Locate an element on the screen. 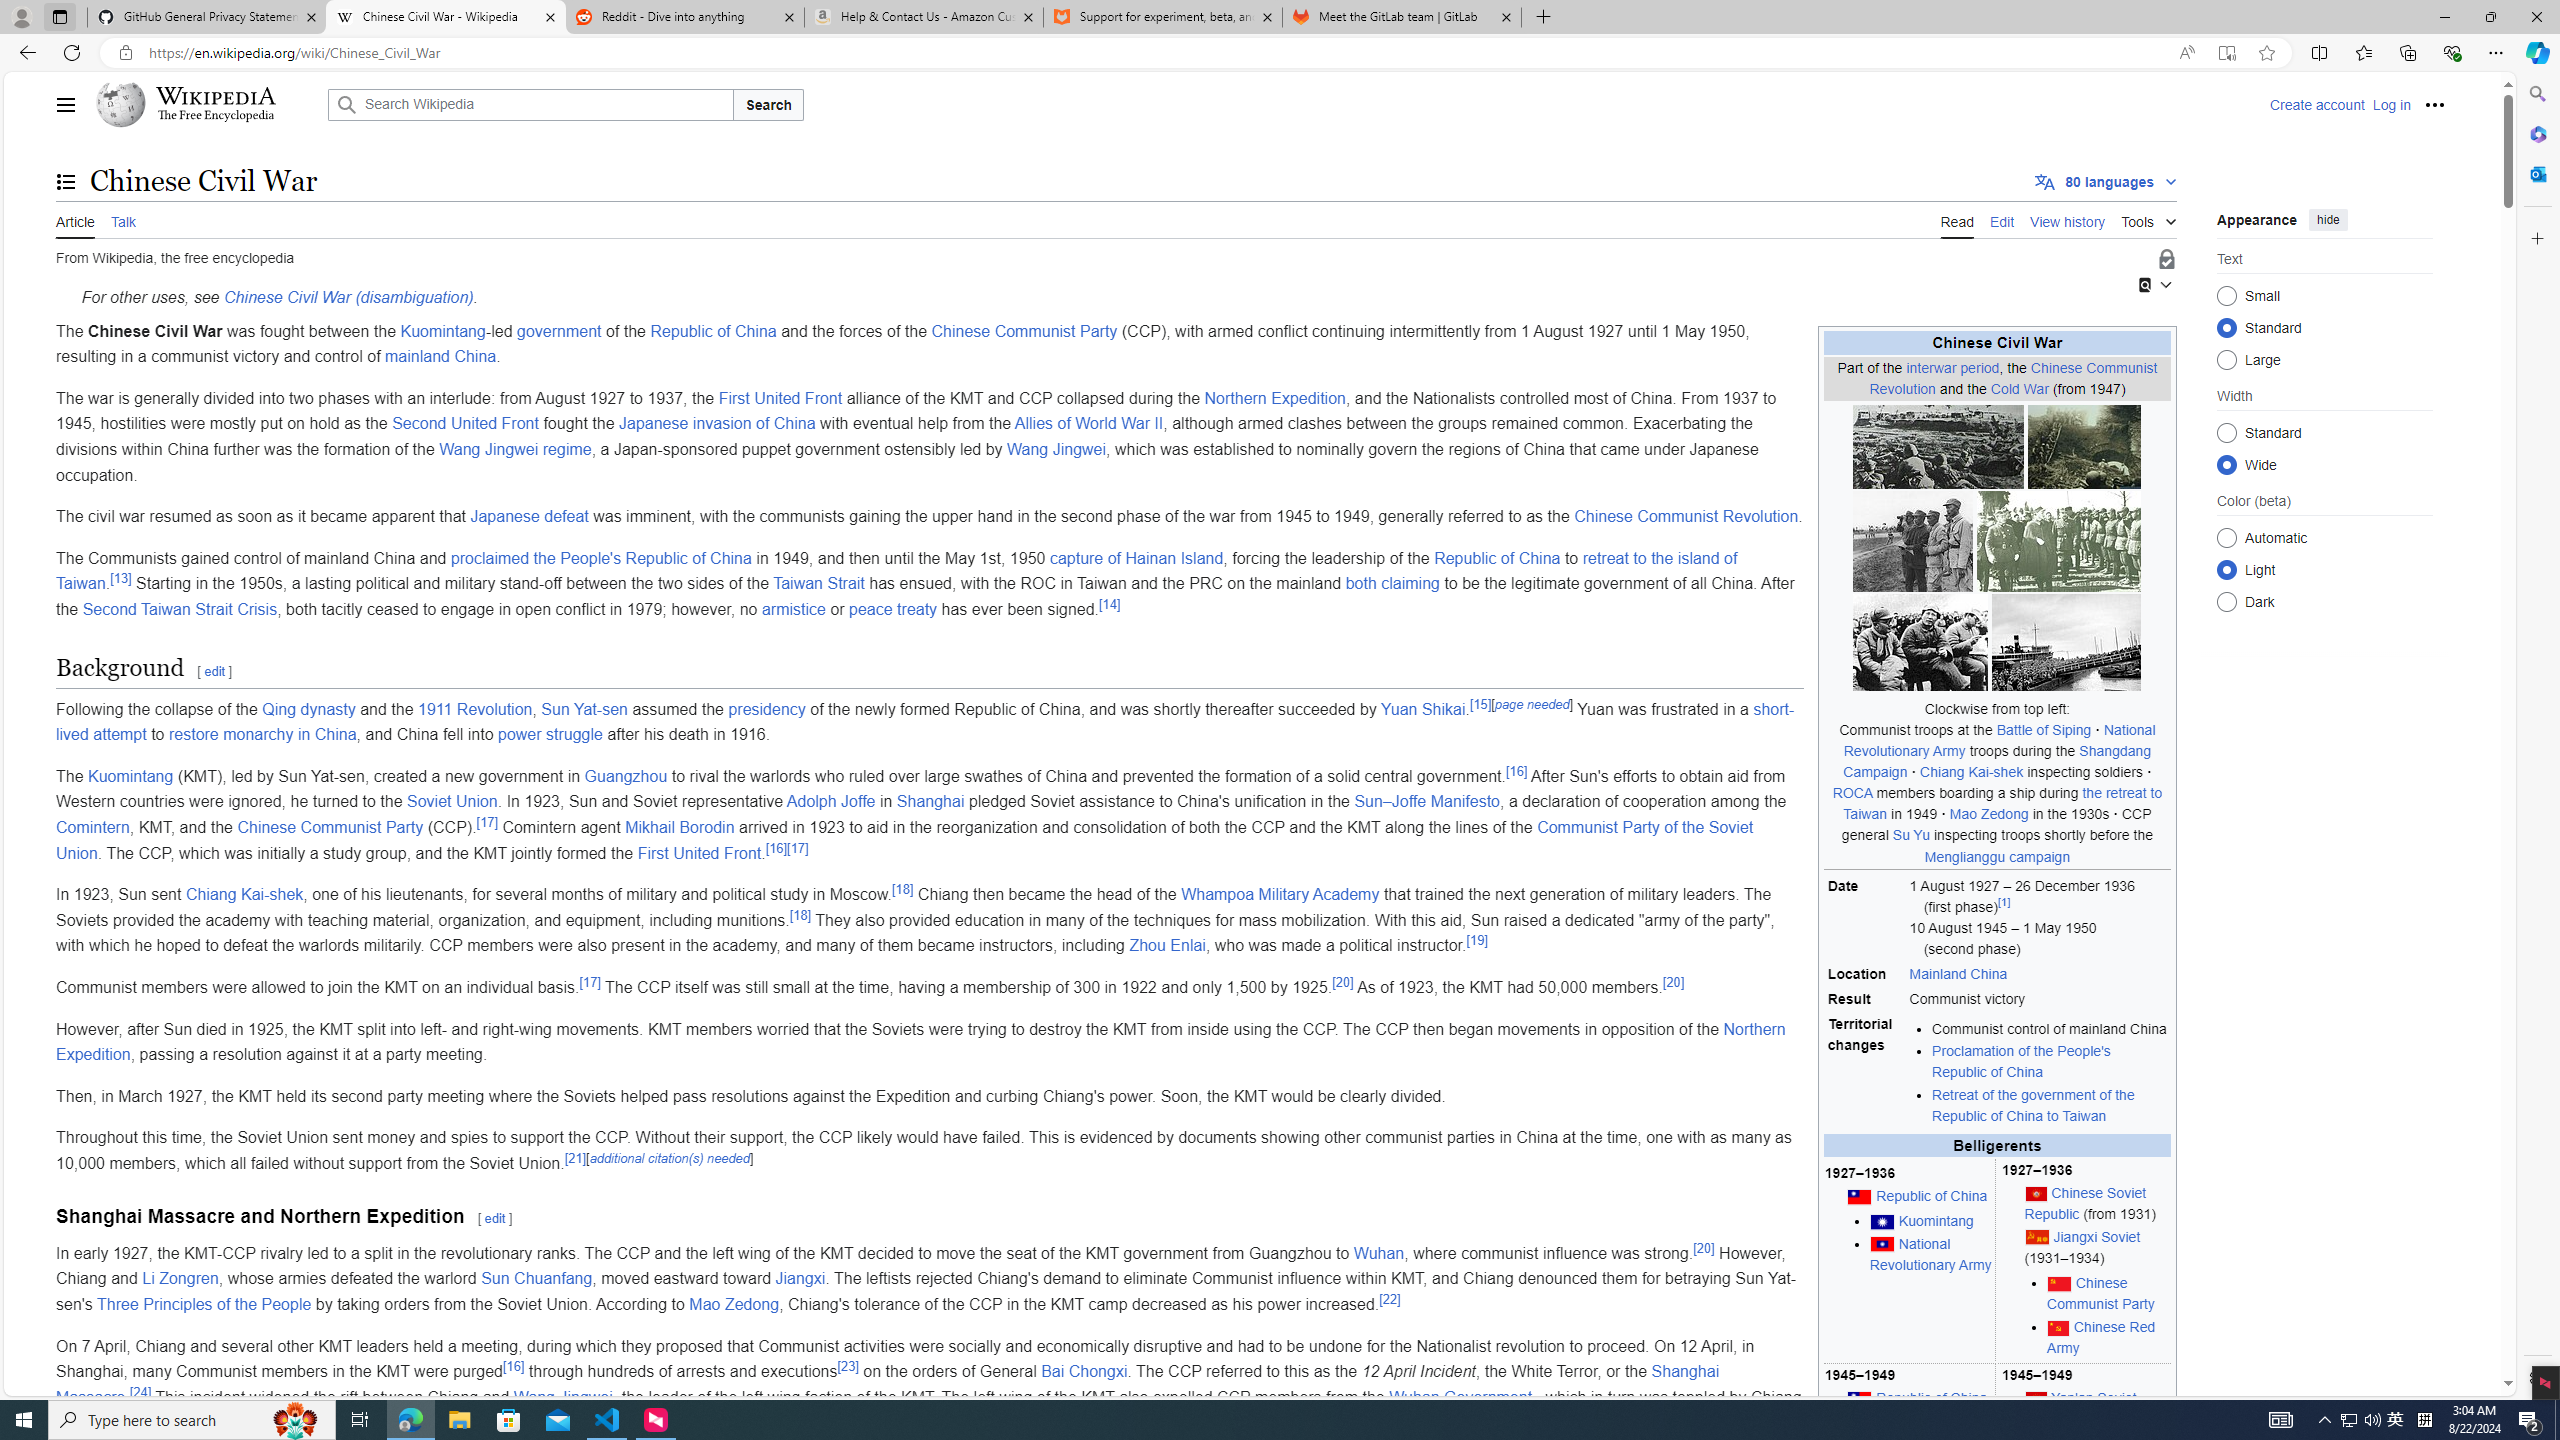 Image resolution: width=2560 pixels, height=1440 pixels. 'government' is located at coordinates (558, 330).